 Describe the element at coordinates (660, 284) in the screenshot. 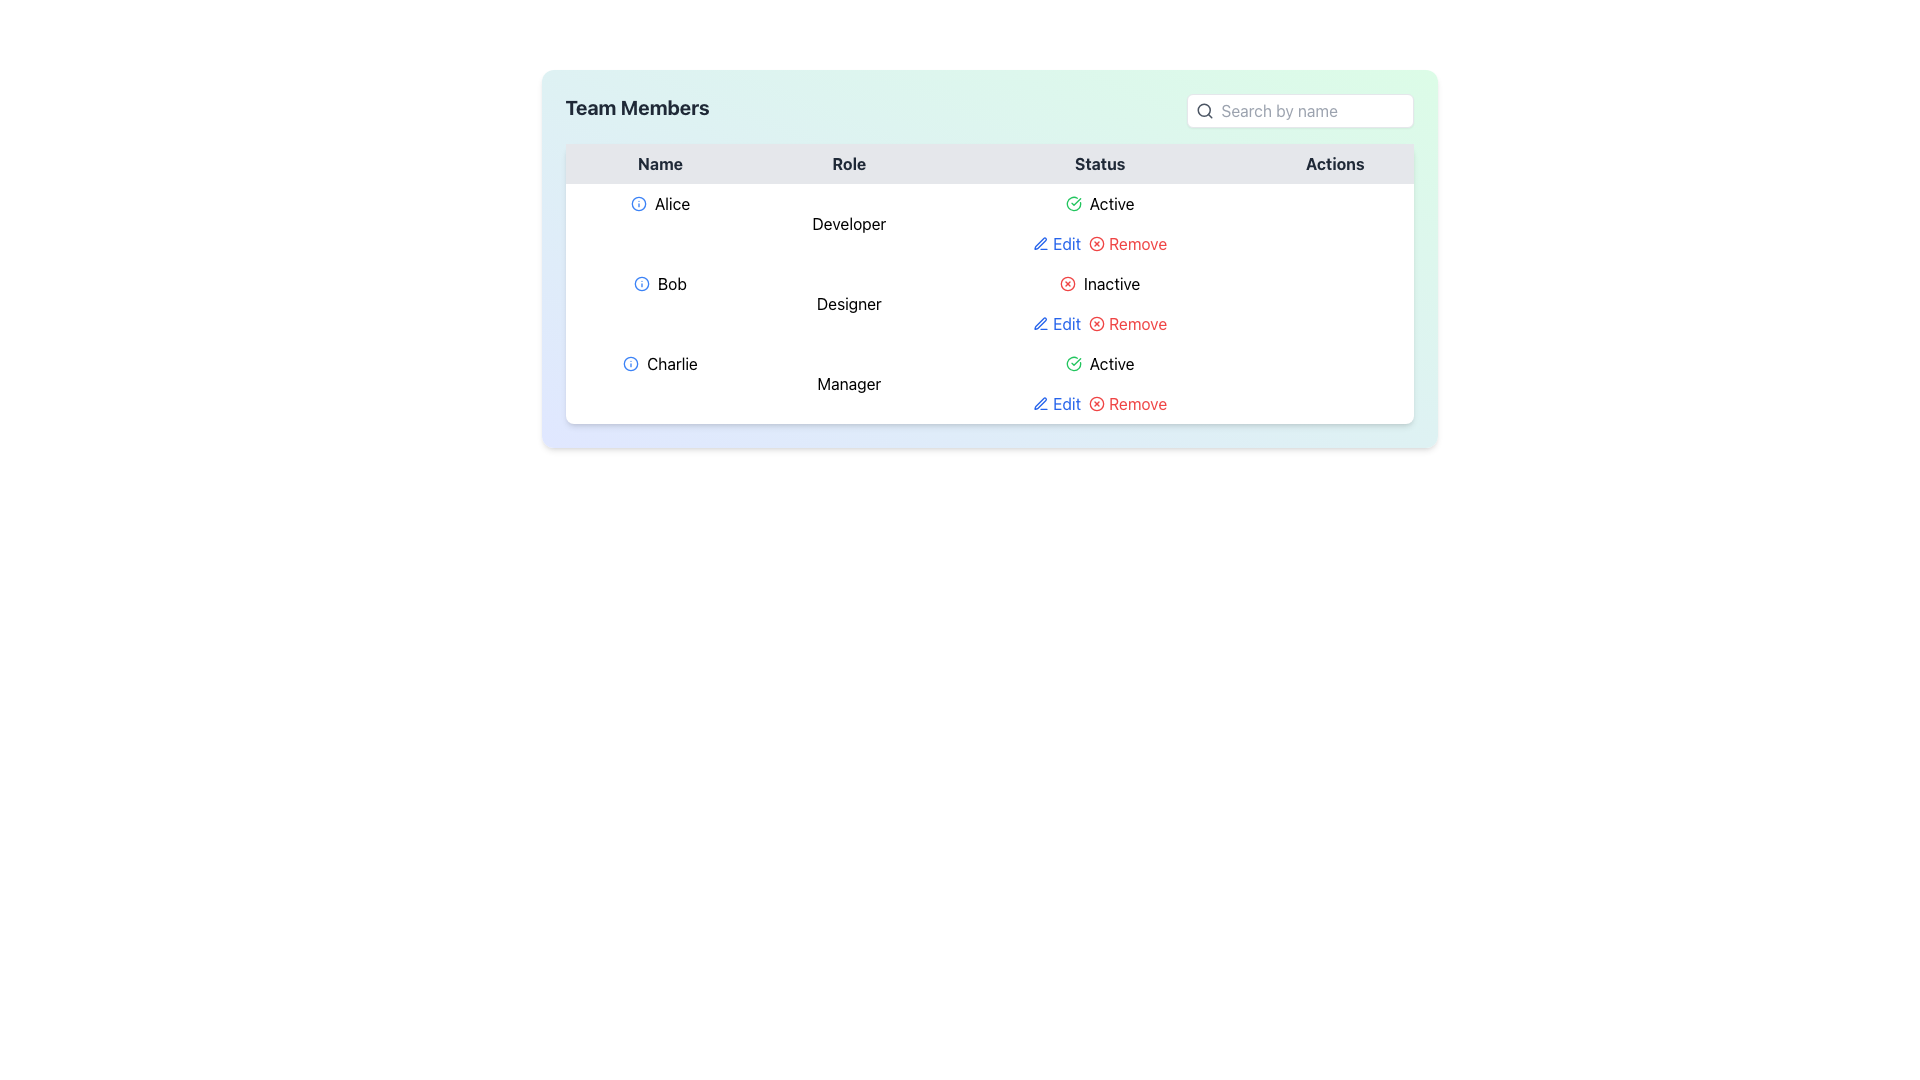

I see `the small circular icon with an 'i' next to the text label 'Bob' in the 'Team Members' table` at that location.